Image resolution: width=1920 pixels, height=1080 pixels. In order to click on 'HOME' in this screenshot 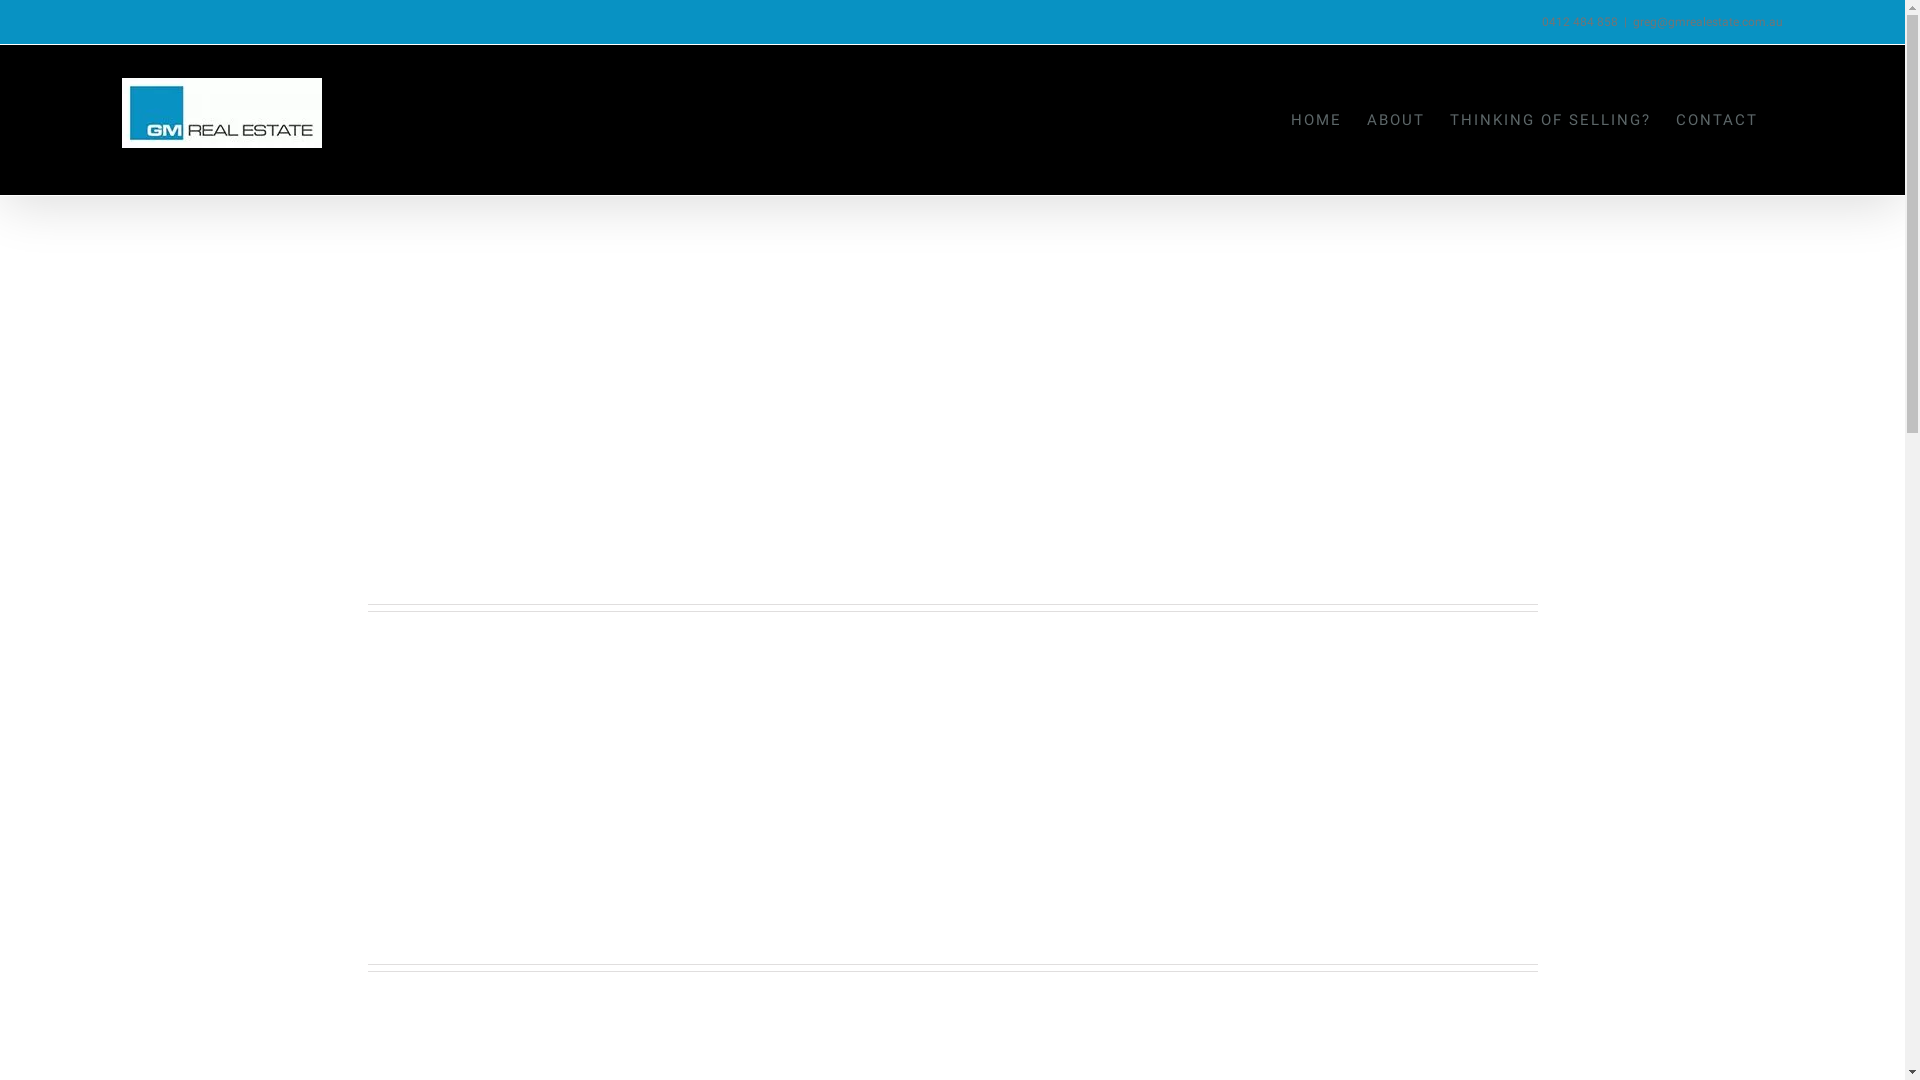, I will do `click(1316, 119)`.